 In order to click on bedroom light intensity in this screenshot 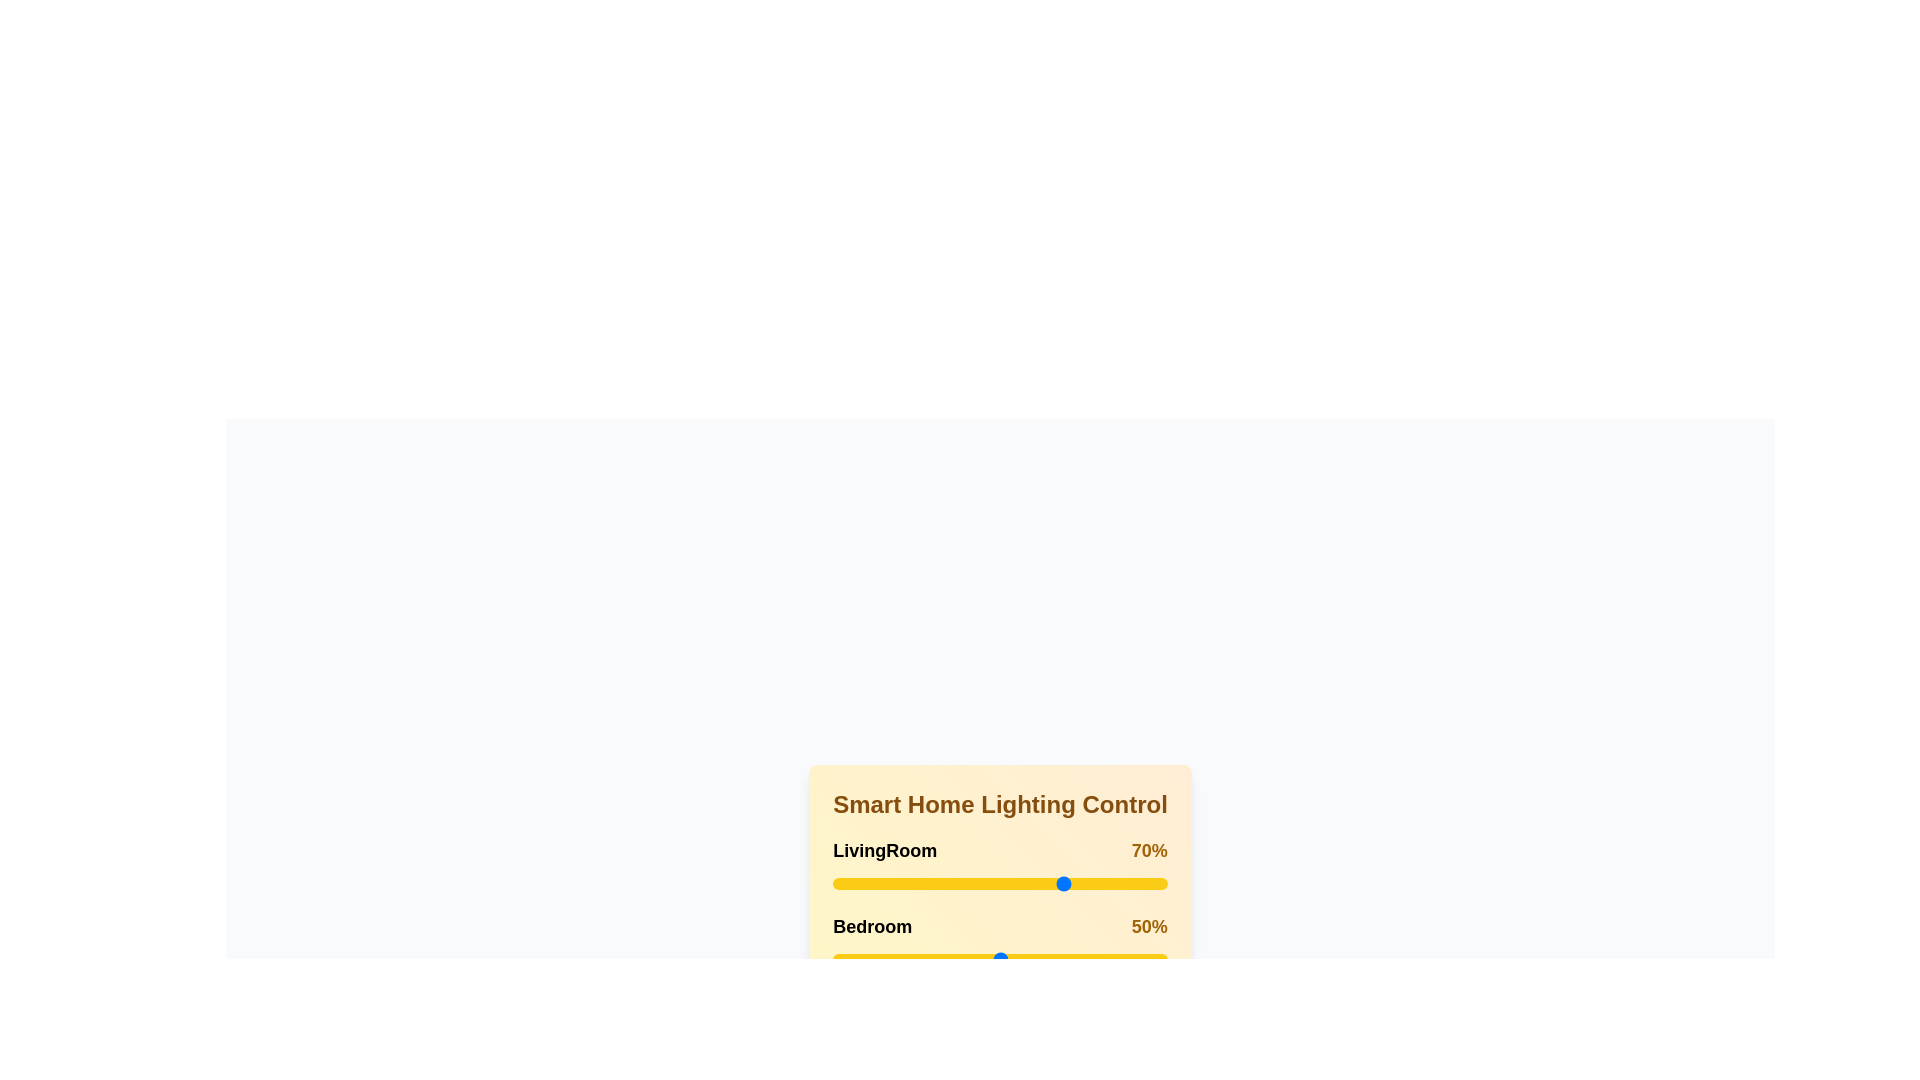, I will do `click(849, 959)`.